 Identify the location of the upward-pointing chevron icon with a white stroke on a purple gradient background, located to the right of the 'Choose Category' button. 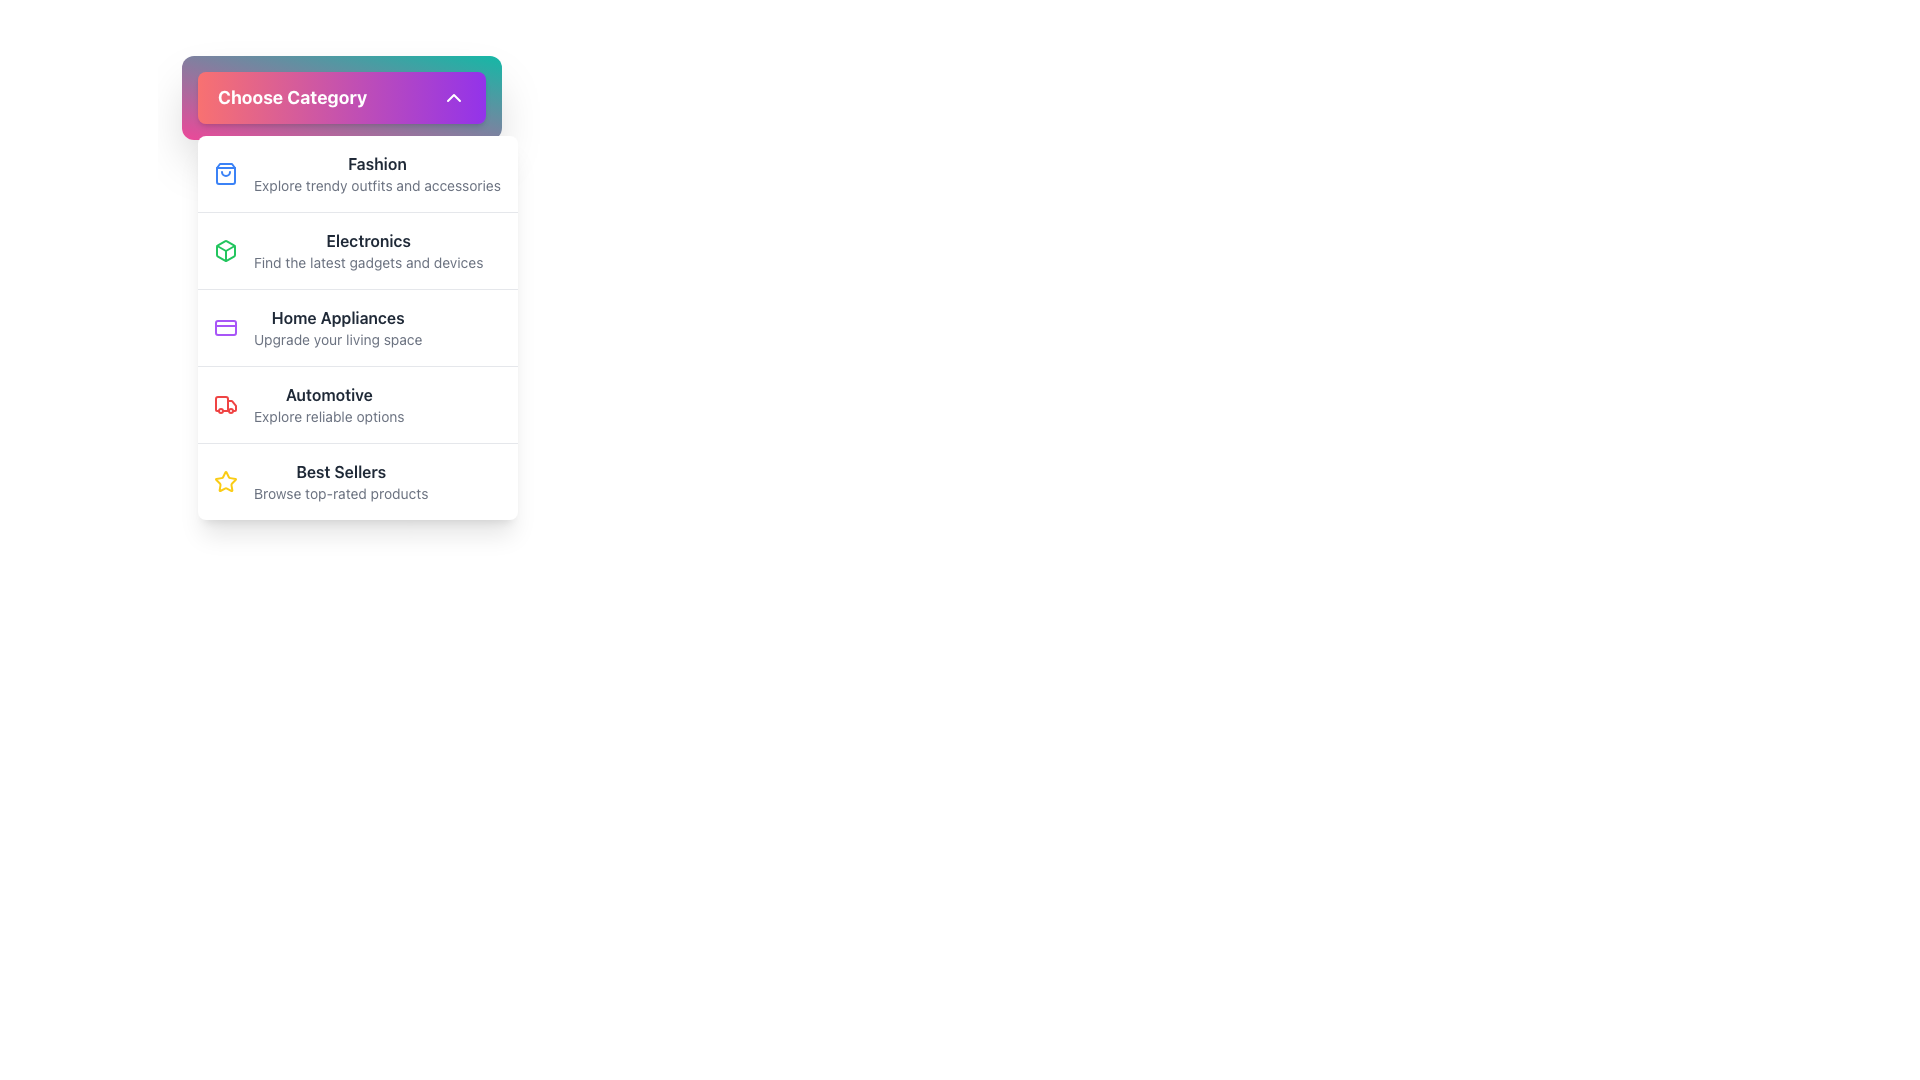
(453, 97).